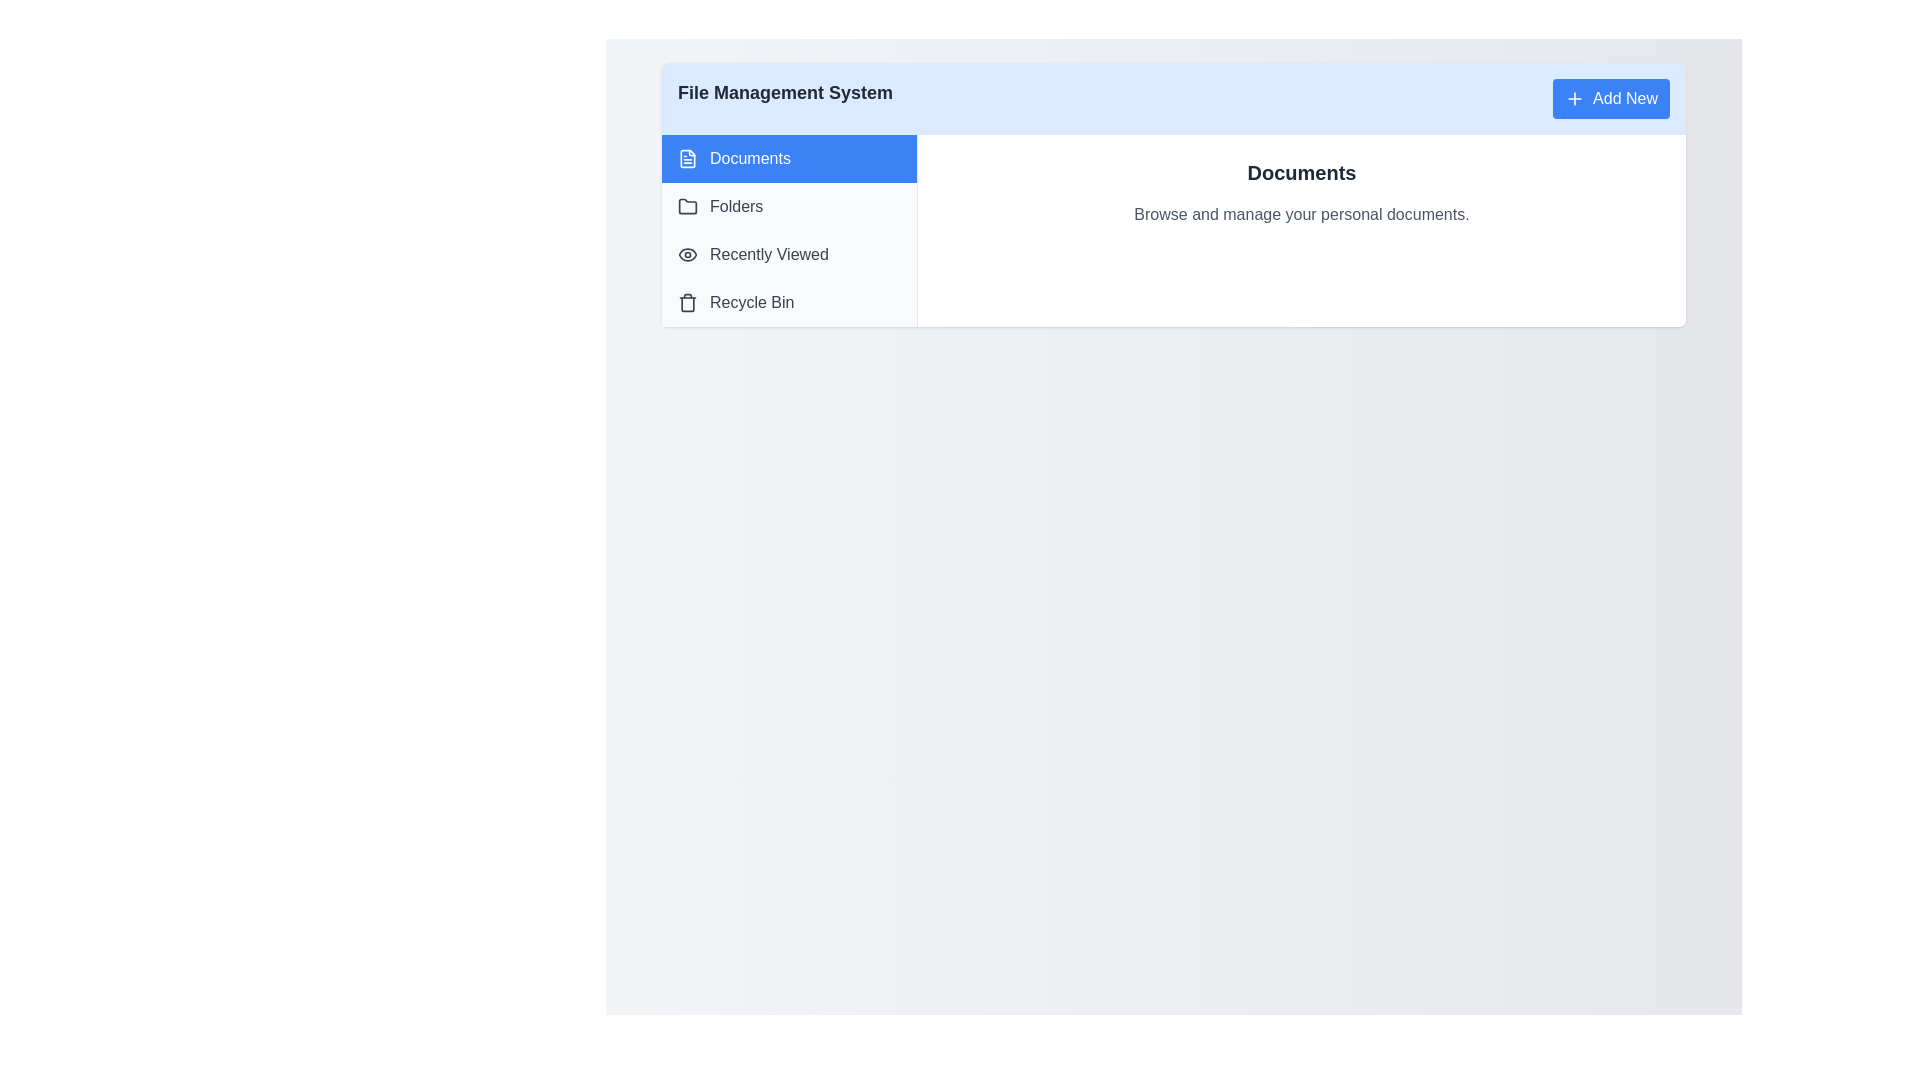 This screenshot has width=1920, height=1080. What do you see at coordinates (687, 253) in the screenshot?
I see `the 'Recently Viewed' icon in the sidebar` at bounding box center [687, 253].